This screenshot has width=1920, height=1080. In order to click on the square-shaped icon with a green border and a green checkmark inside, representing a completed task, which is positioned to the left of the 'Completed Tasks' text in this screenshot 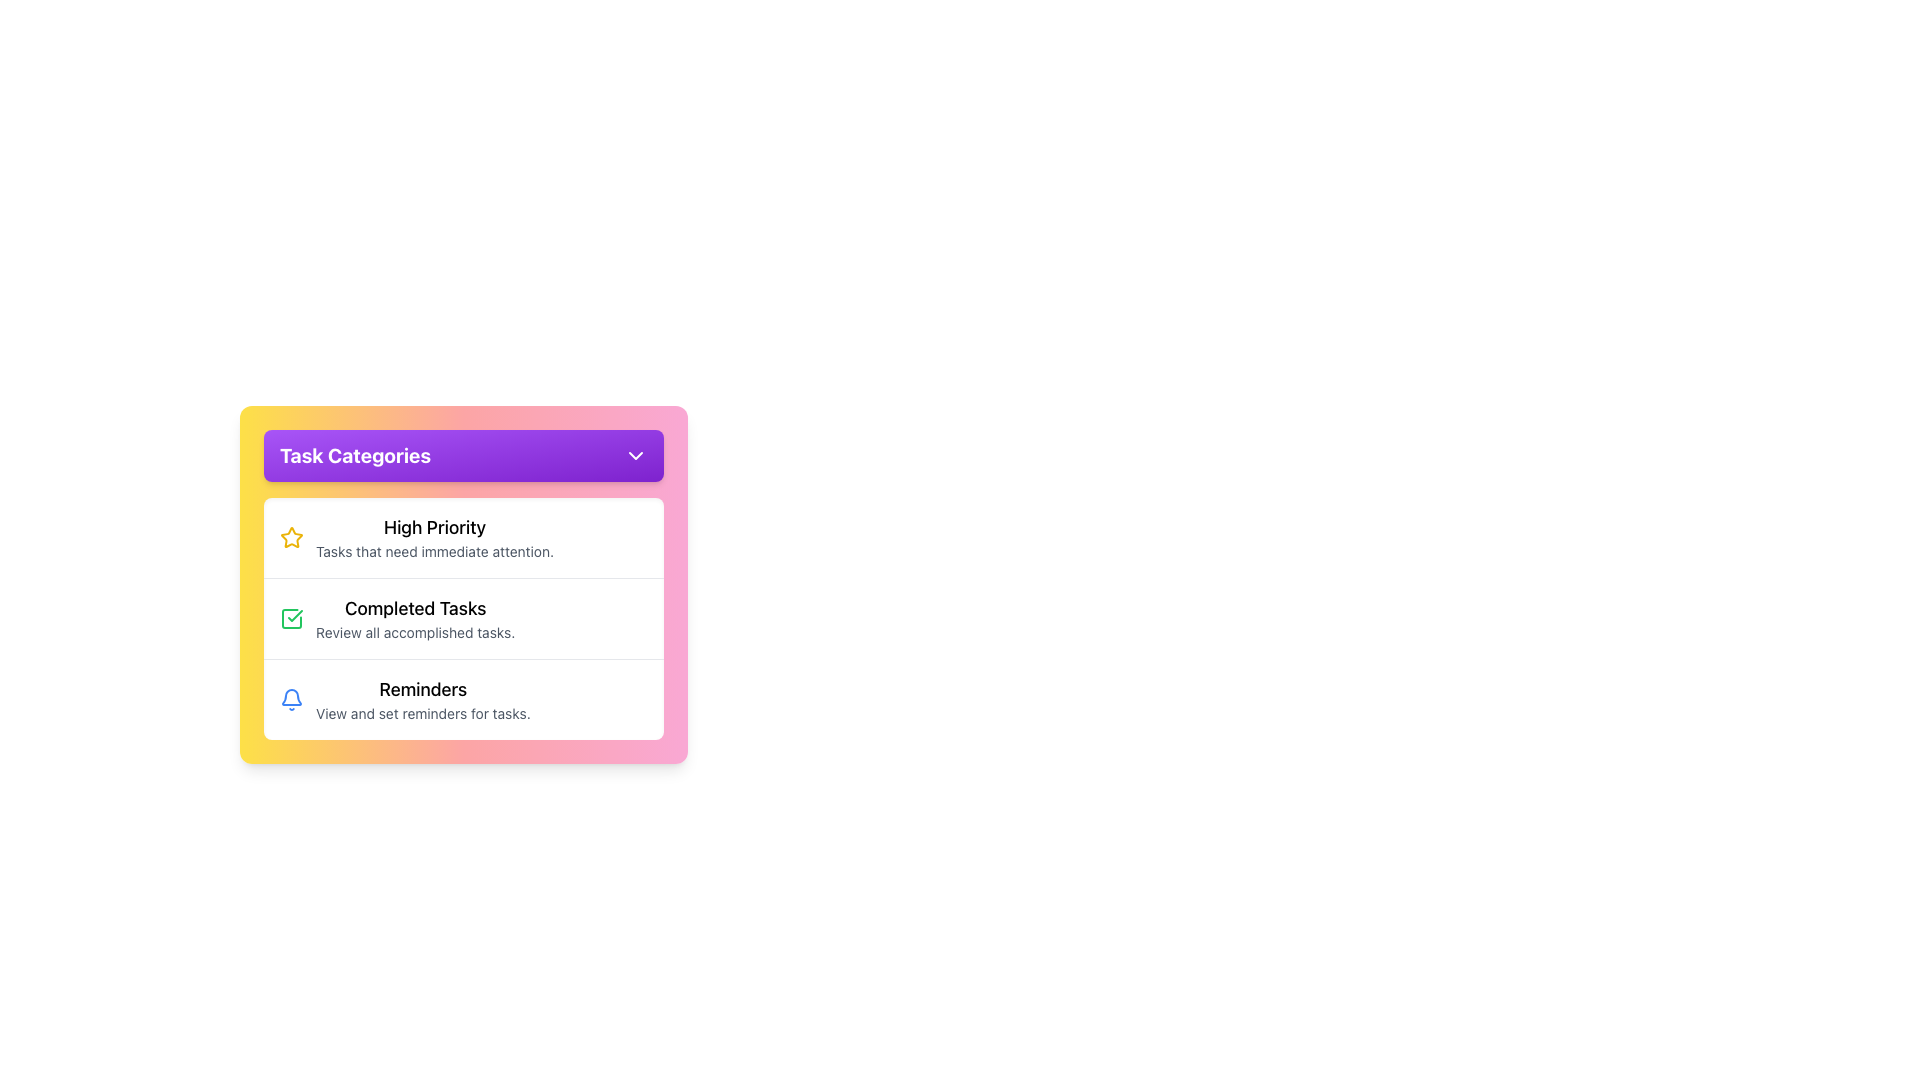, I will do `click(291, 617)`.